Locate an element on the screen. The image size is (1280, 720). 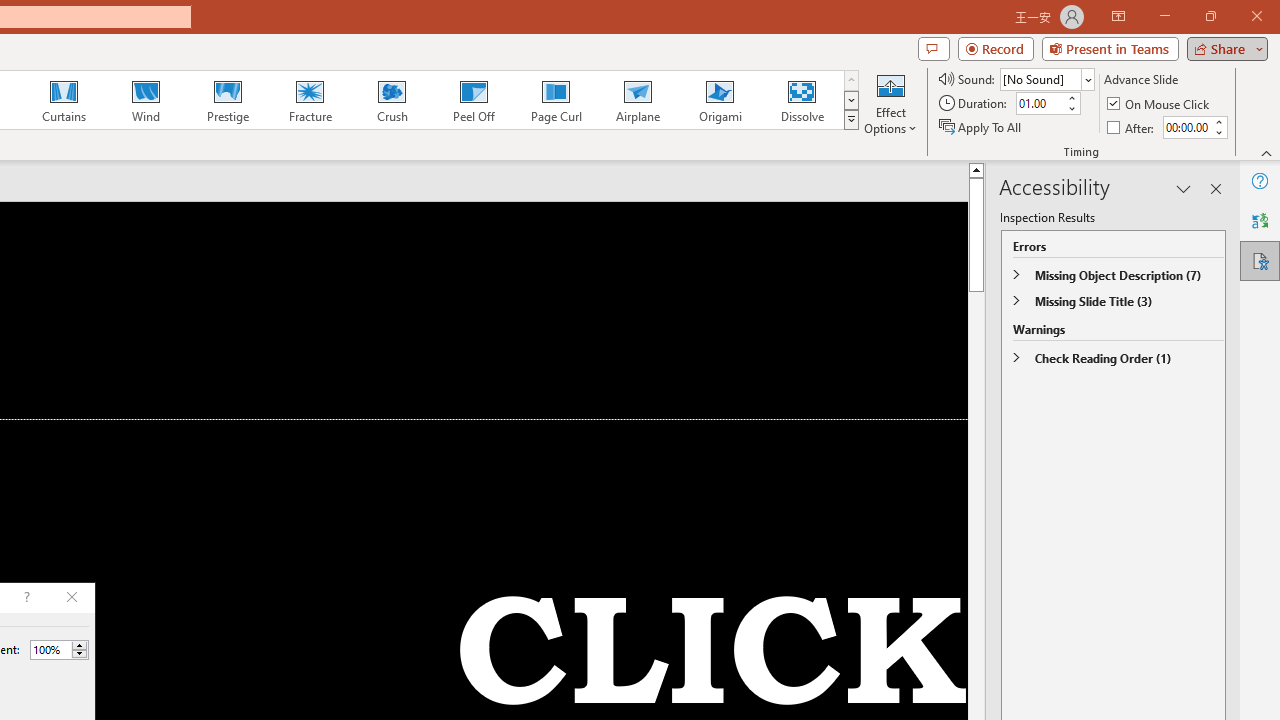
'Peel Off' is located at coordinates (472, 100).